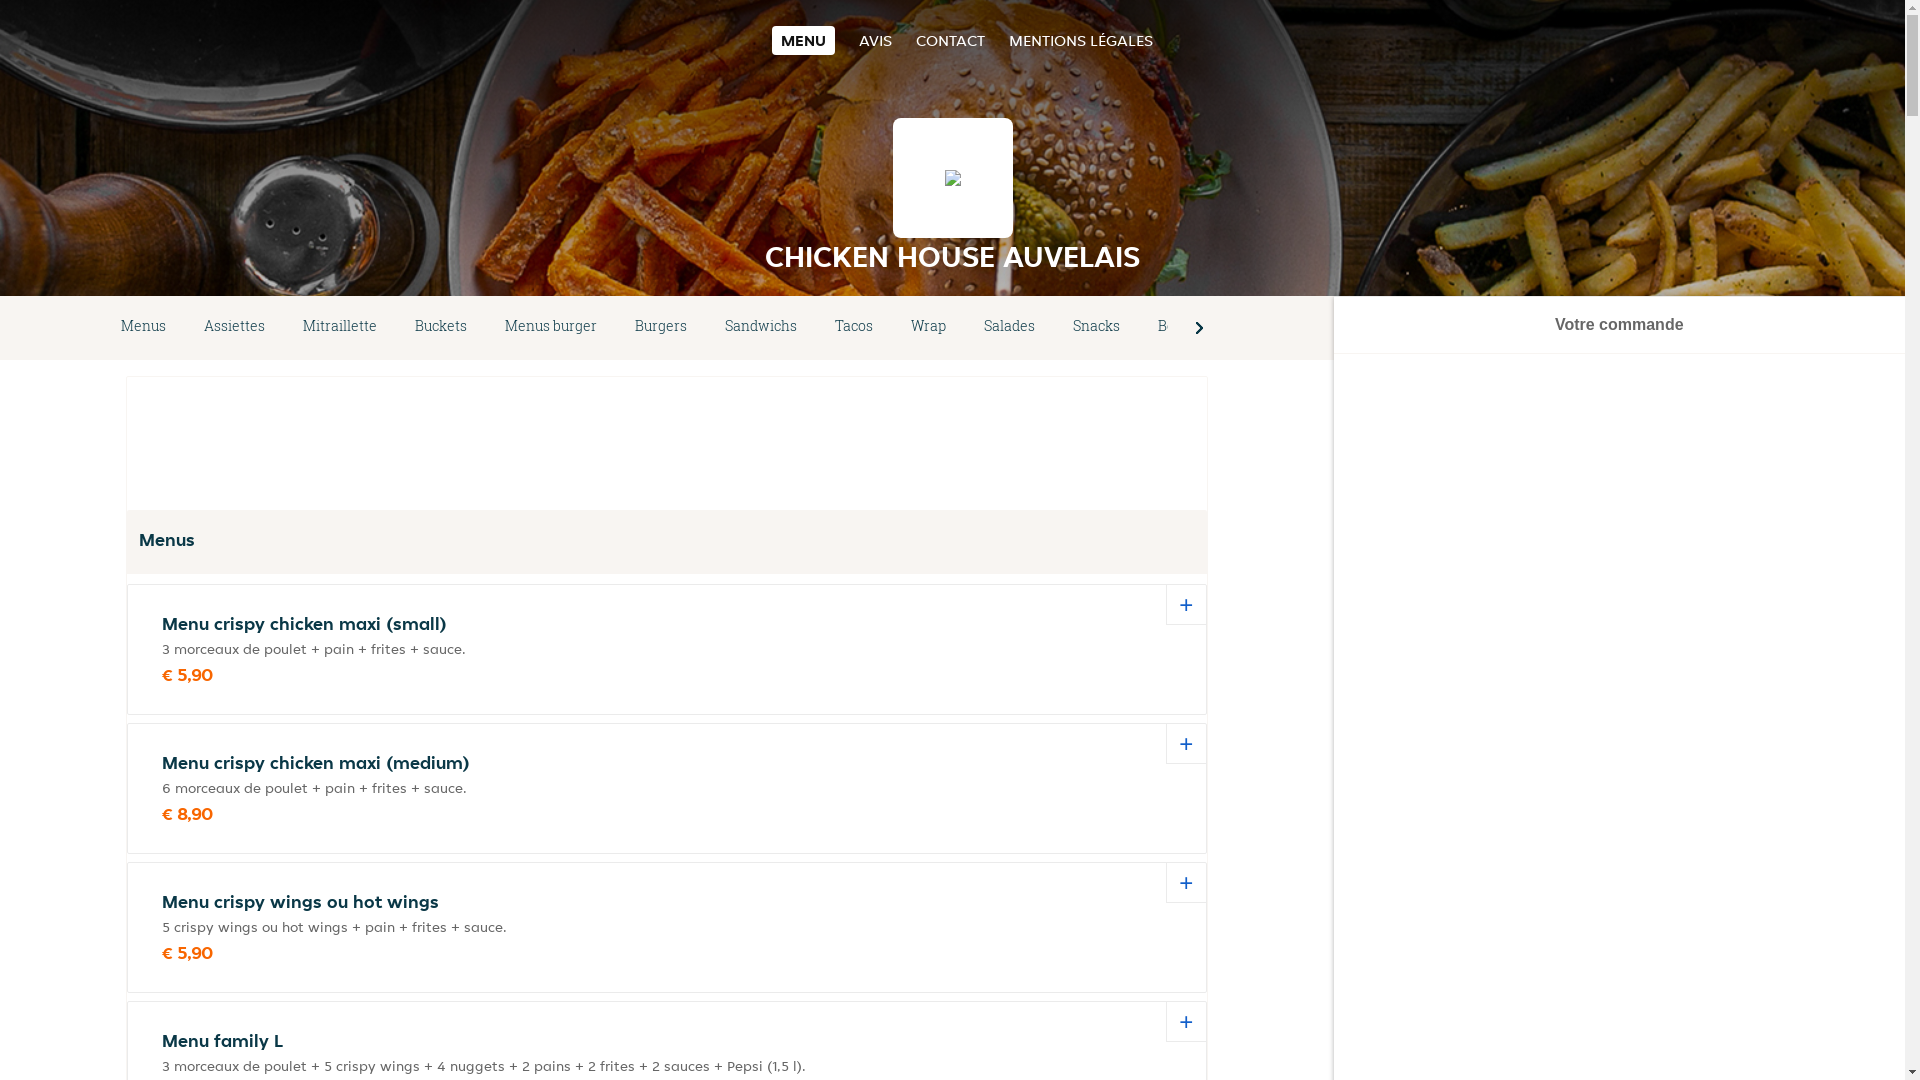  Describe the element at coordinates (927, 326) in the screenshot. I see `'Wrap'` at that location.